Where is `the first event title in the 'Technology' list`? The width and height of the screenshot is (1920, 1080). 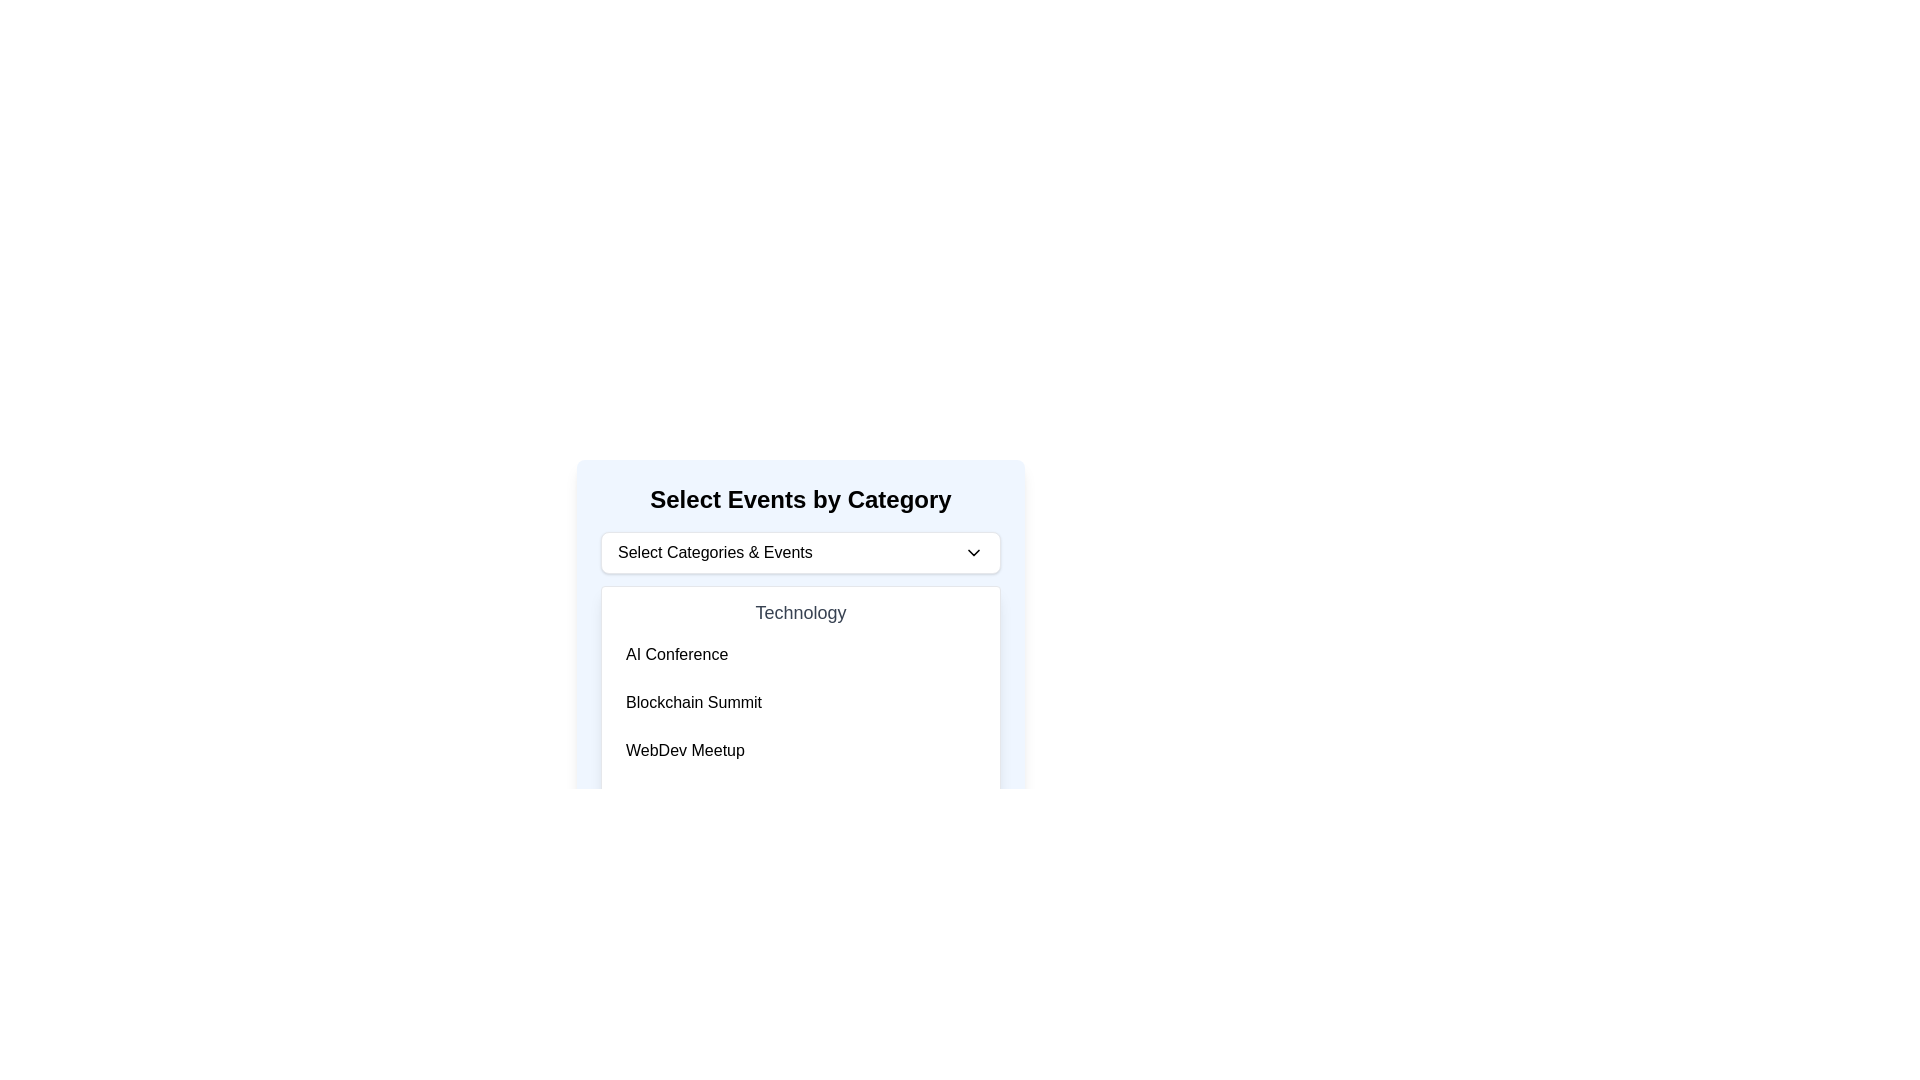 the first event title in the 'Technology' list is located at coordinates (801, 655).